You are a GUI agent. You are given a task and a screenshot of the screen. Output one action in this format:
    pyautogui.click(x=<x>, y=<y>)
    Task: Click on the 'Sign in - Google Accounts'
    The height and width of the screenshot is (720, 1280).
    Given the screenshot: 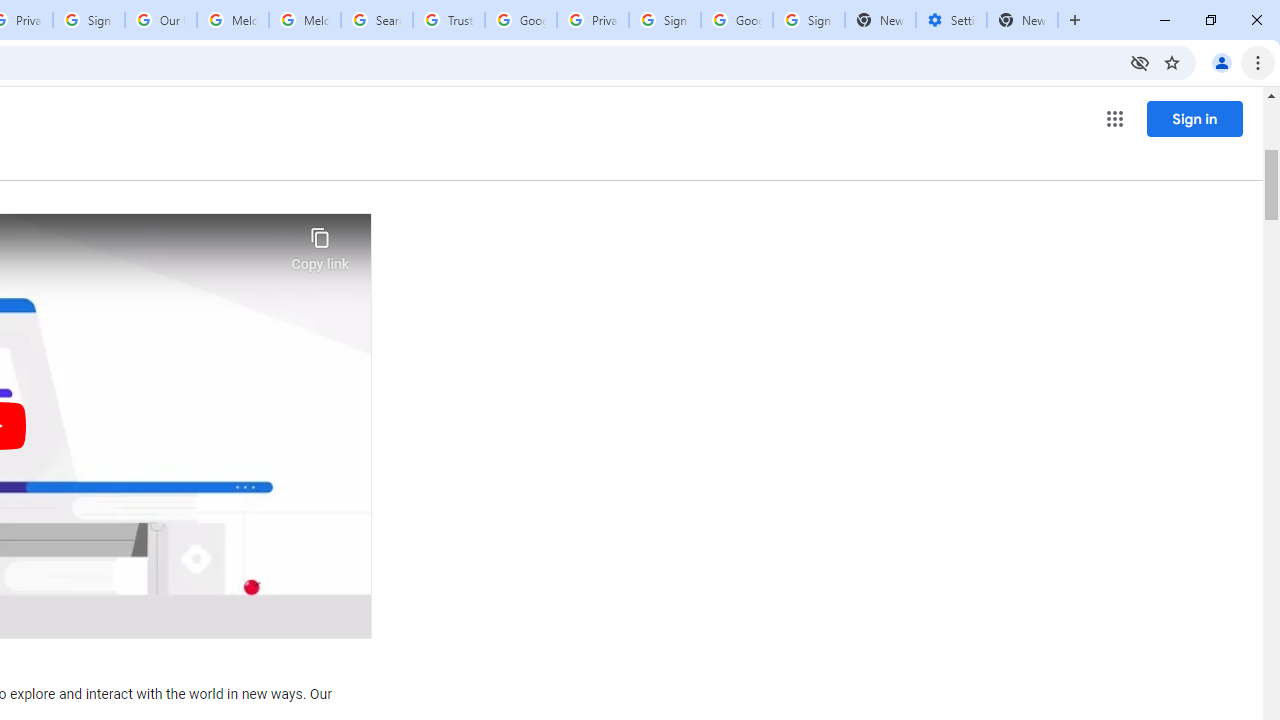 What is the action you would take?
    pyautogui.click(x=664, y=20)
    